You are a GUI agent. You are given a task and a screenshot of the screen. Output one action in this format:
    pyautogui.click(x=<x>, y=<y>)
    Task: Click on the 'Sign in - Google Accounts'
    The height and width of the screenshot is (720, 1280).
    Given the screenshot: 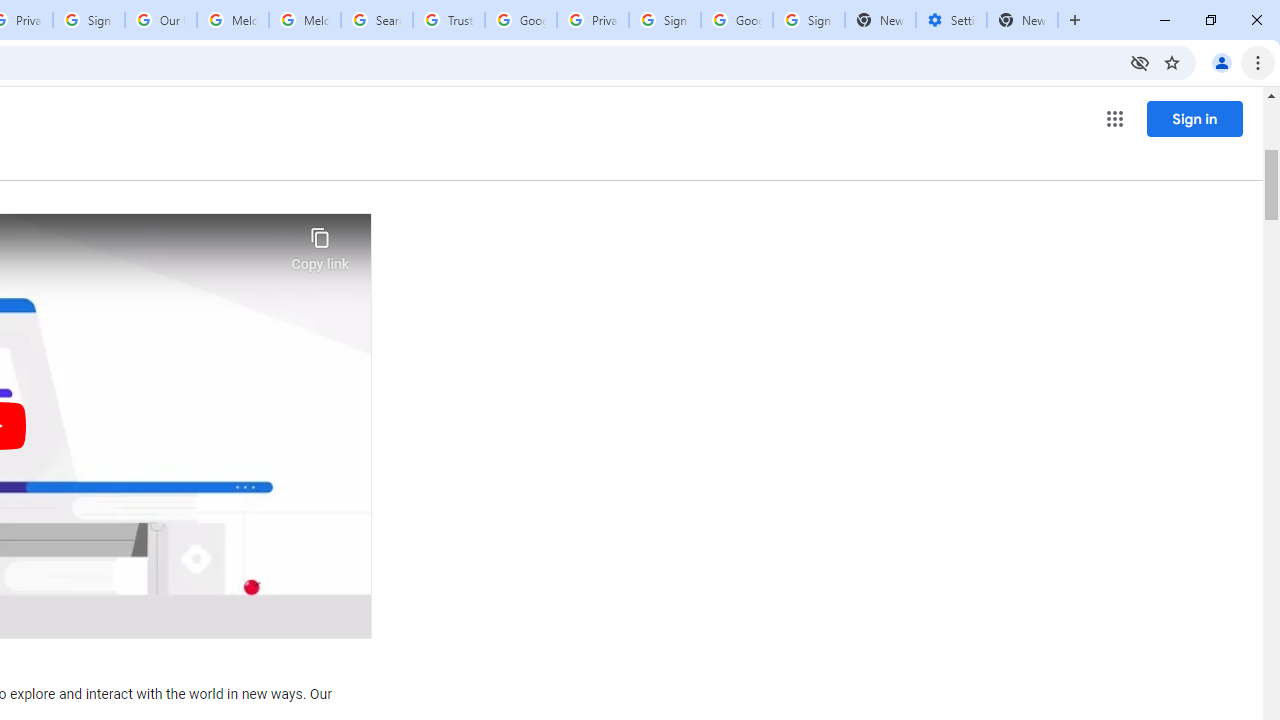 What is the action you would take?
    pyautogui.click(x=664, y=20)
    